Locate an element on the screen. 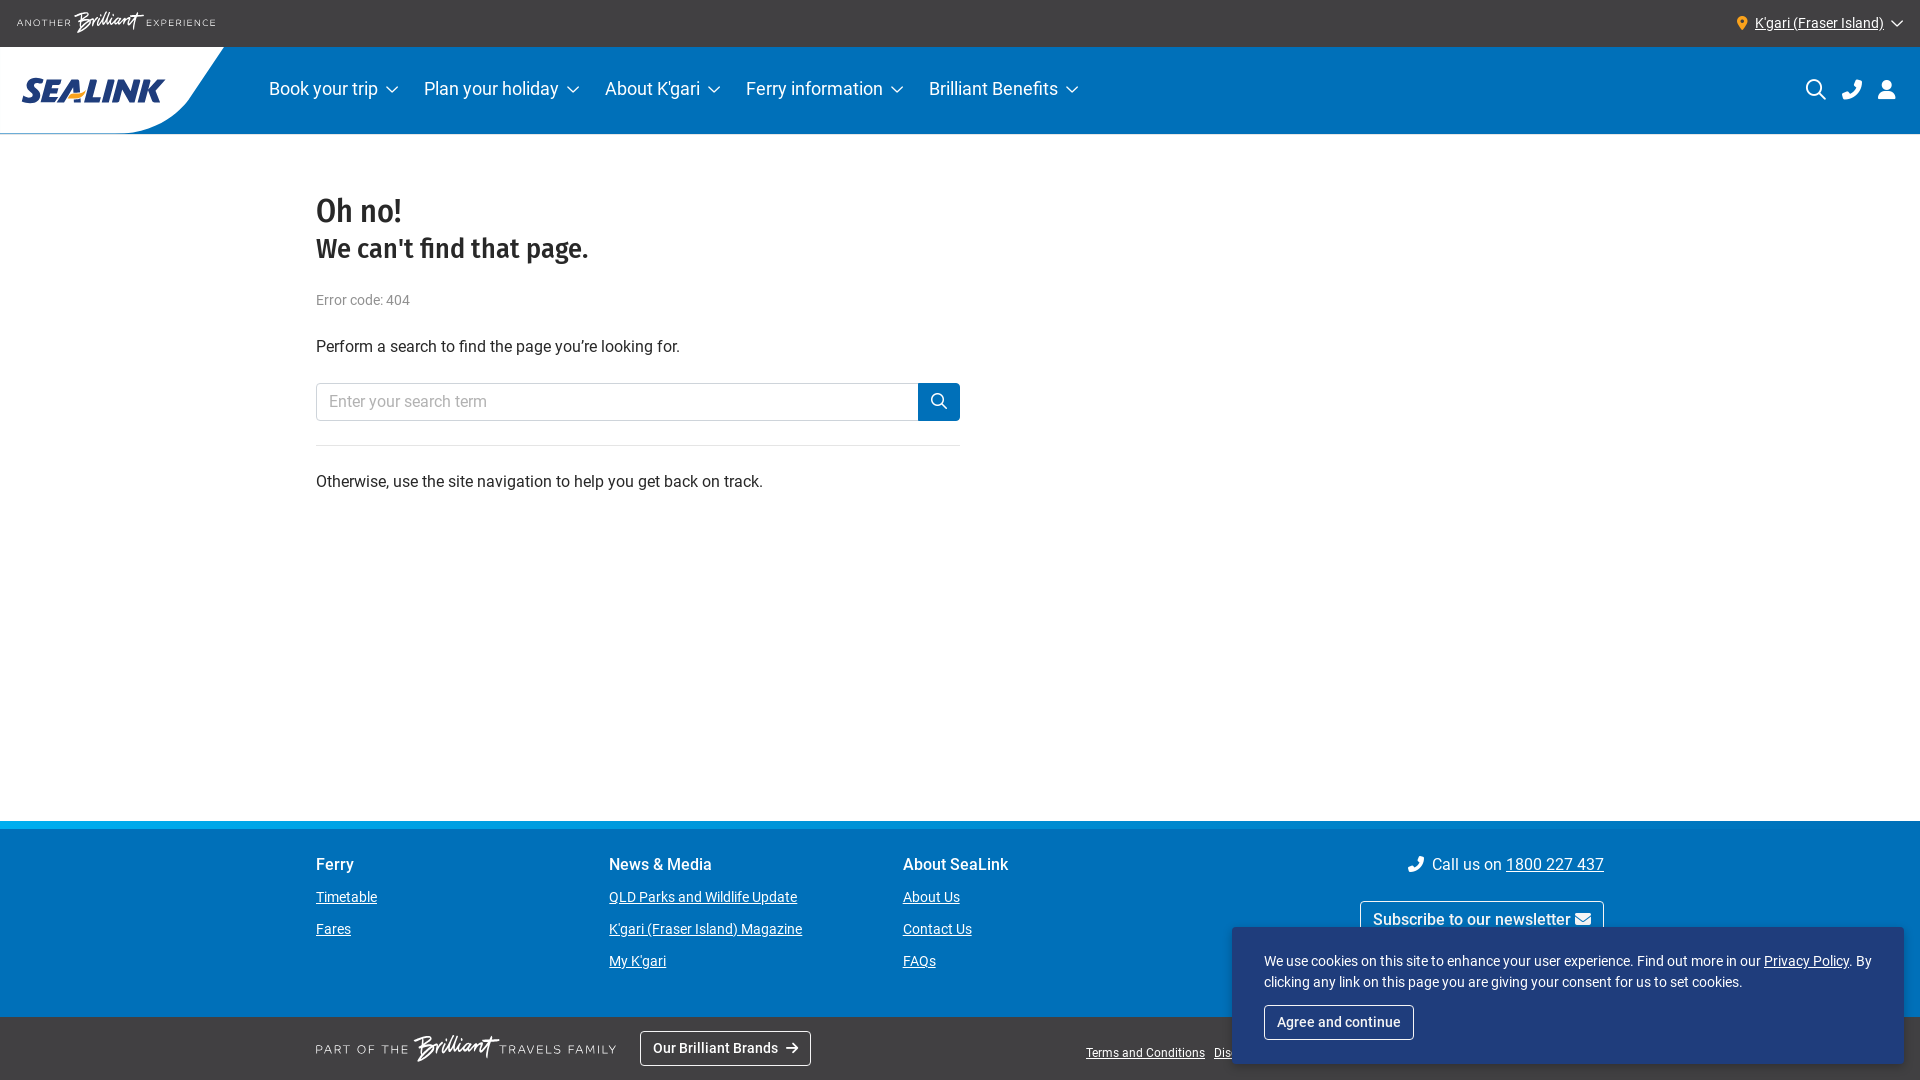 This screenshot has width=1920, height=1080. 'News & Media' is located at coordinates (738, 863).